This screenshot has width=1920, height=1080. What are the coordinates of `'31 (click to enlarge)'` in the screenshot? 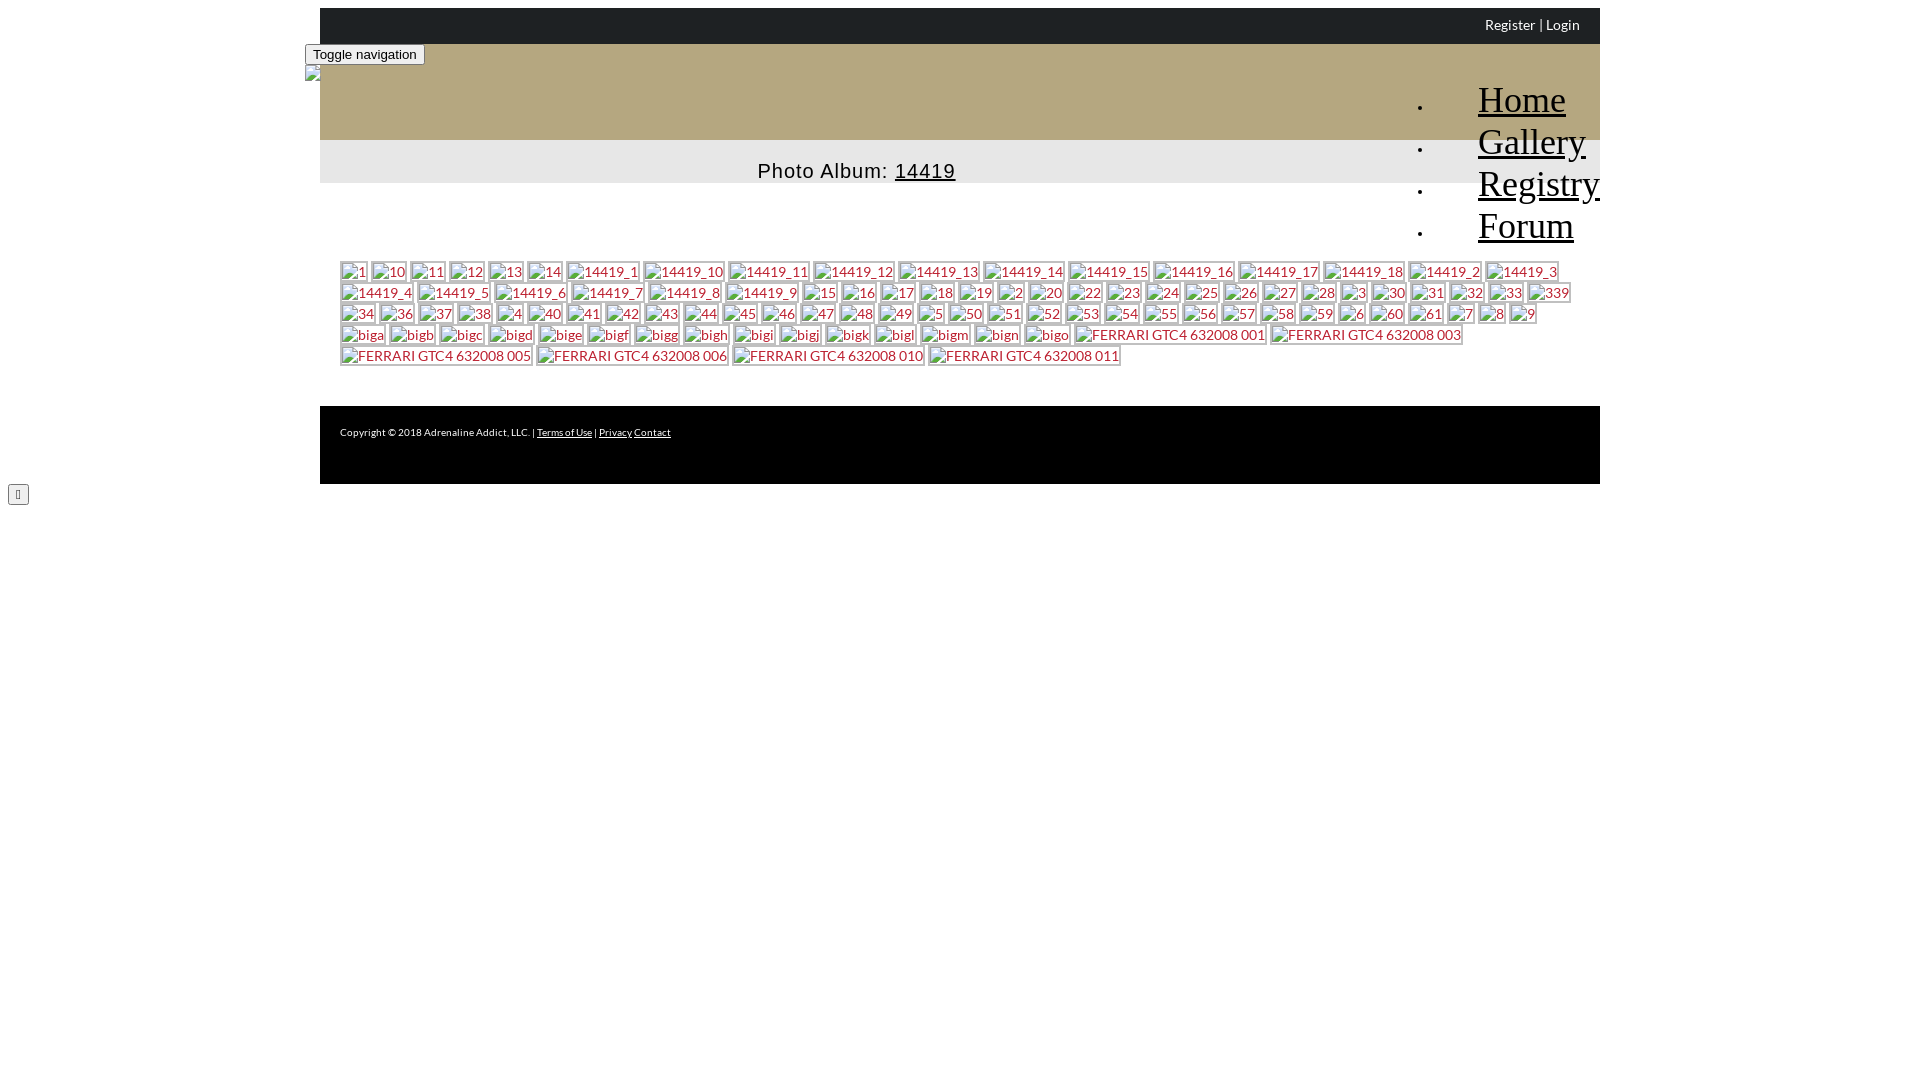 It's located at (1427, 292).